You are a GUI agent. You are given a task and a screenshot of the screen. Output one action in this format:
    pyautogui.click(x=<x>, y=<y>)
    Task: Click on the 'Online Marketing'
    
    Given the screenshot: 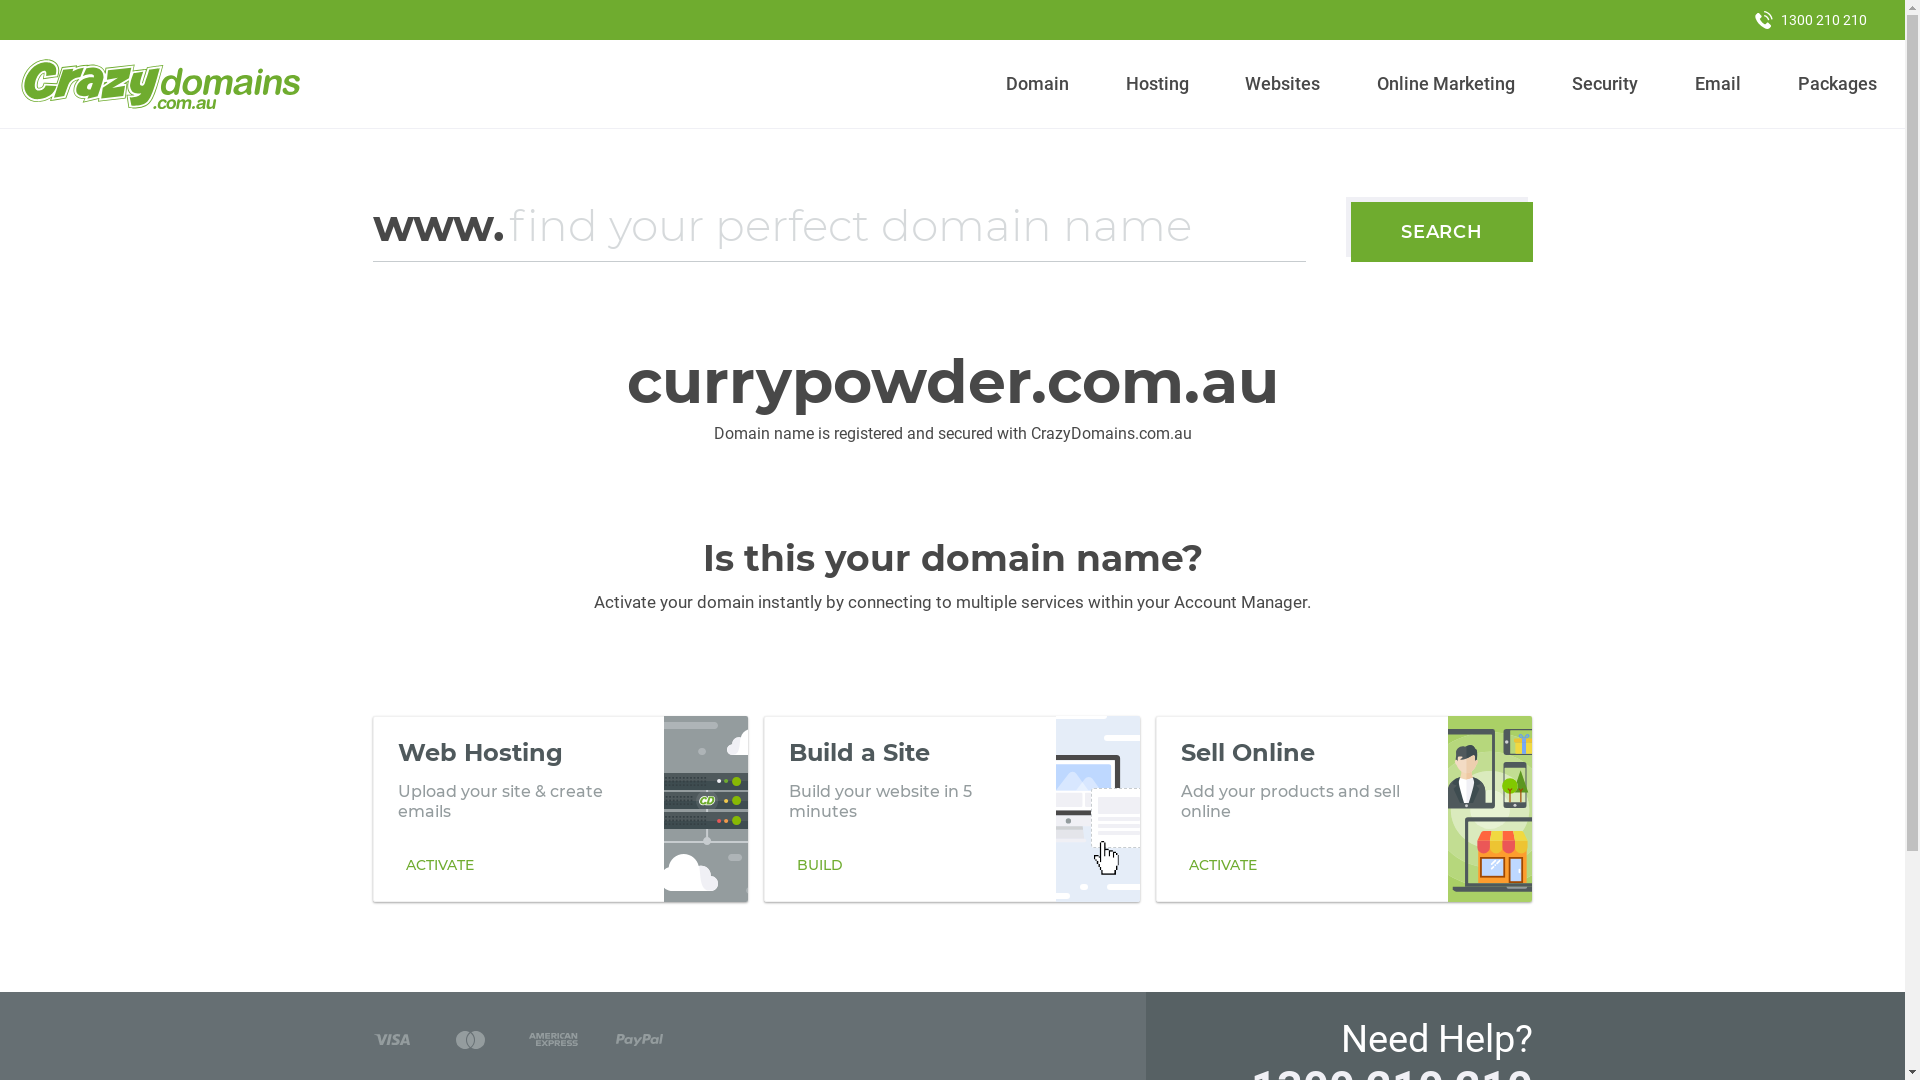 What is the action you would take?
    pyautogui.click(x=1446, y=83)
    